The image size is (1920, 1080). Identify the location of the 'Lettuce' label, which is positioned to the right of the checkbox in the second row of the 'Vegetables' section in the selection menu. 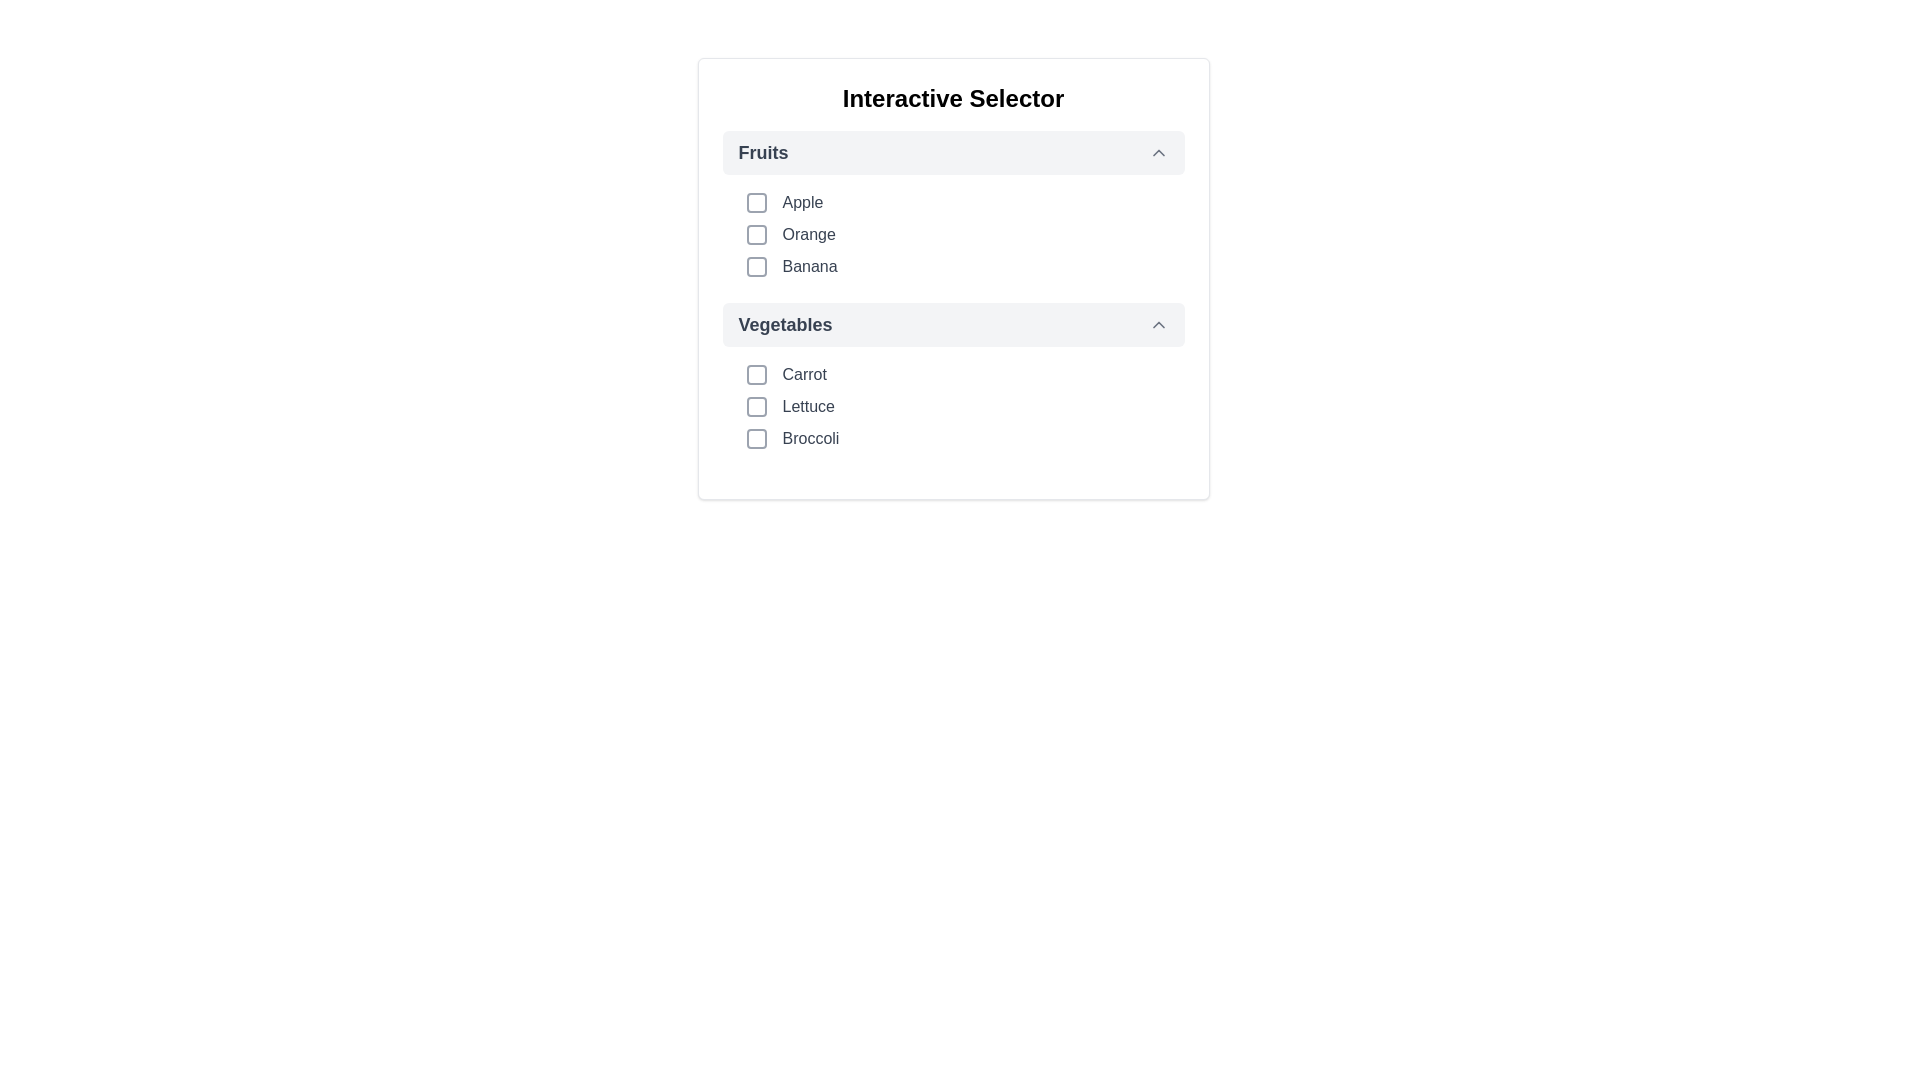
(808, 406).